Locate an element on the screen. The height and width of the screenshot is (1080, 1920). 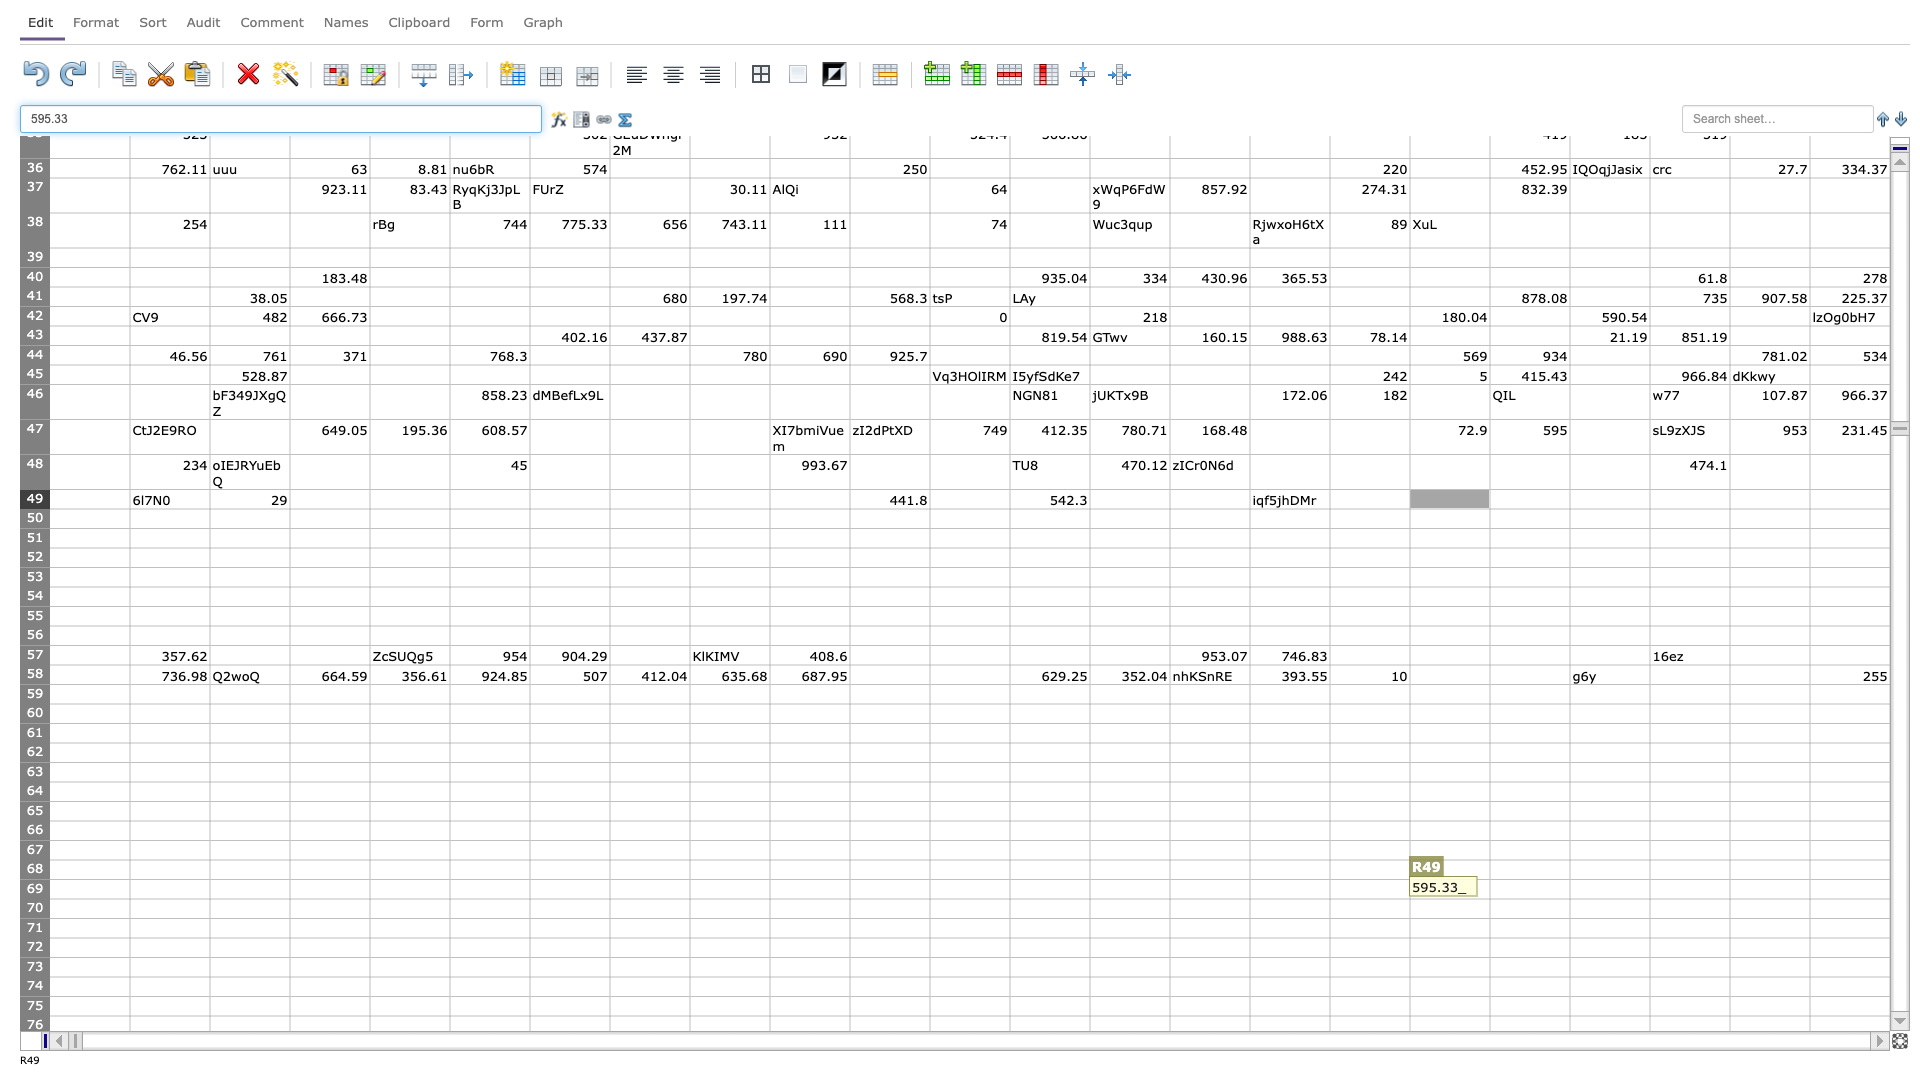
Auto-fill handle of T69 is located at coordinates (1650, 897).